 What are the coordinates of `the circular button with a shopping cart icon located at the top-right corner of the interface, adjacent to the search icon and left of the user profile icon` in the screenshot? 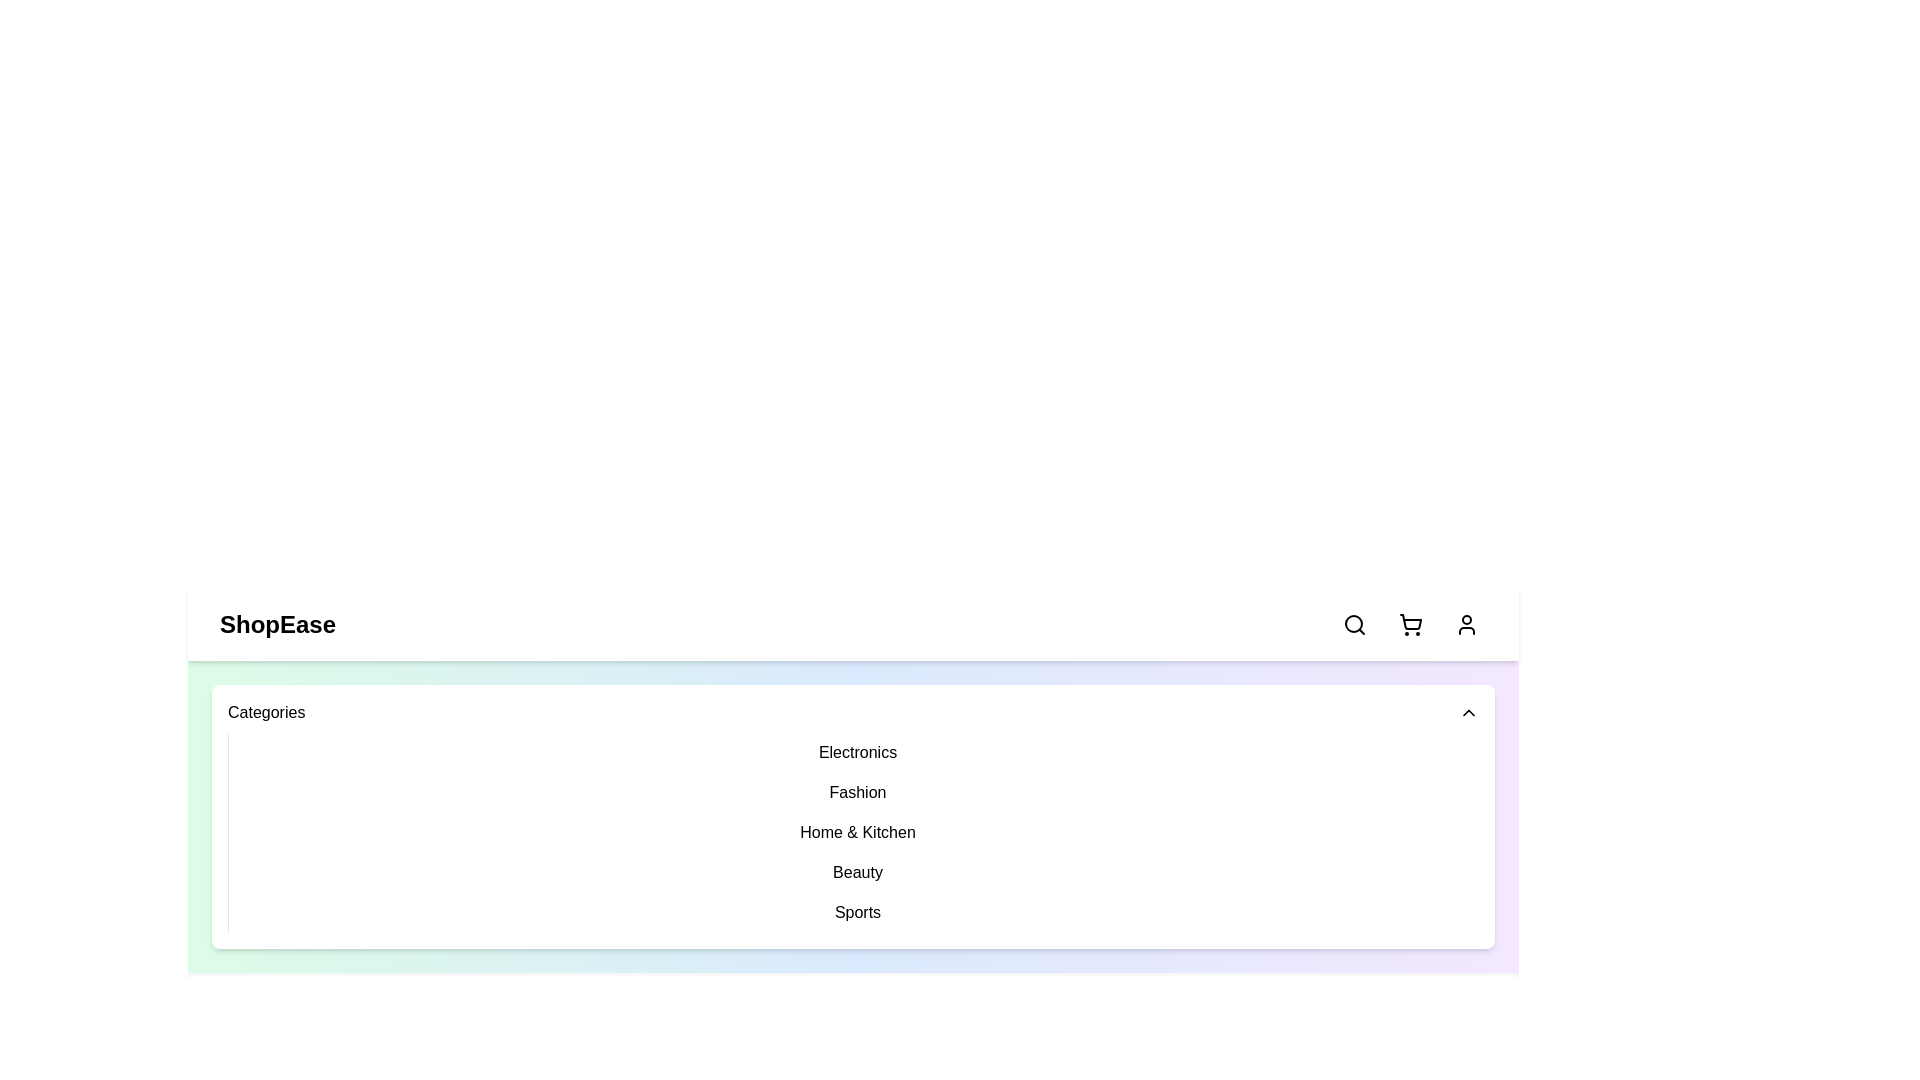 It's located at (1410, 623).